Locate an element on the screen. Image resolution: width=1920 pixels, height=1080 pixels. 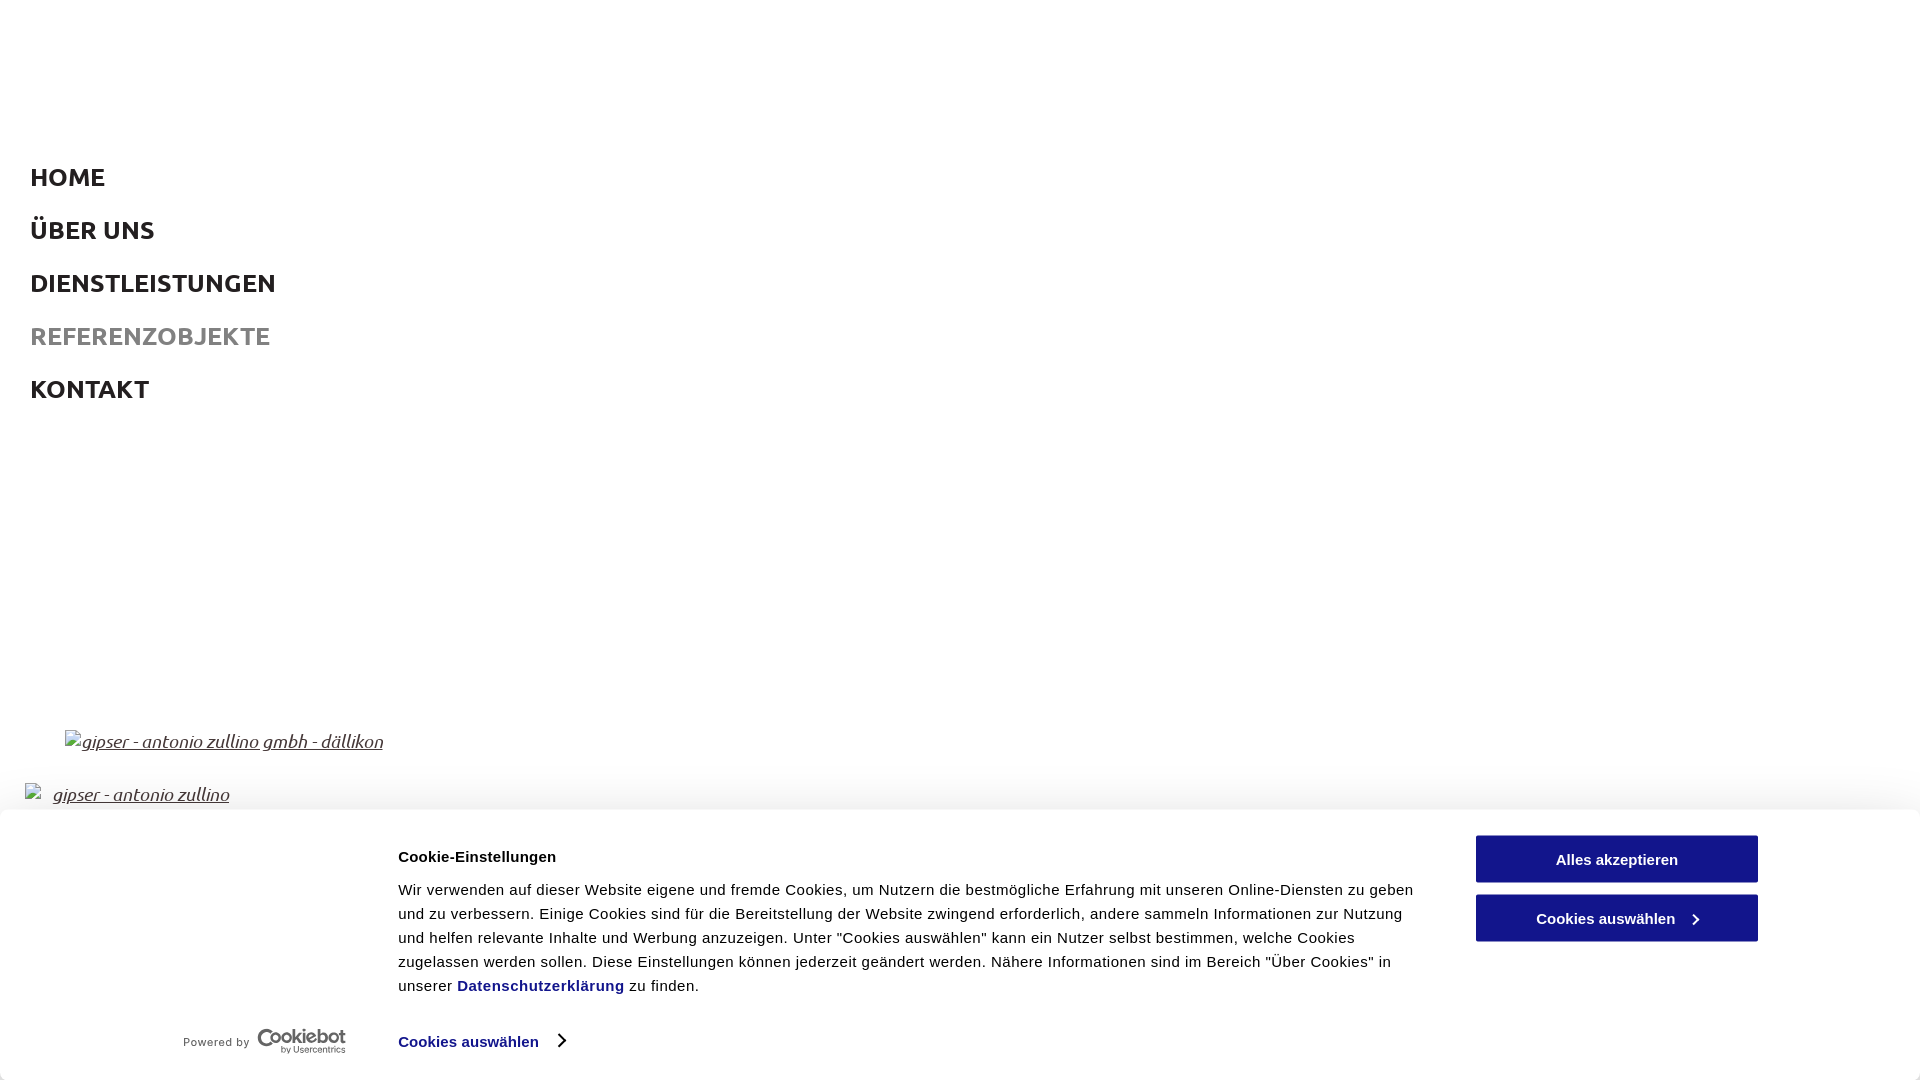
'Alles akzeptieren' is located at coordinates (1473, 858).